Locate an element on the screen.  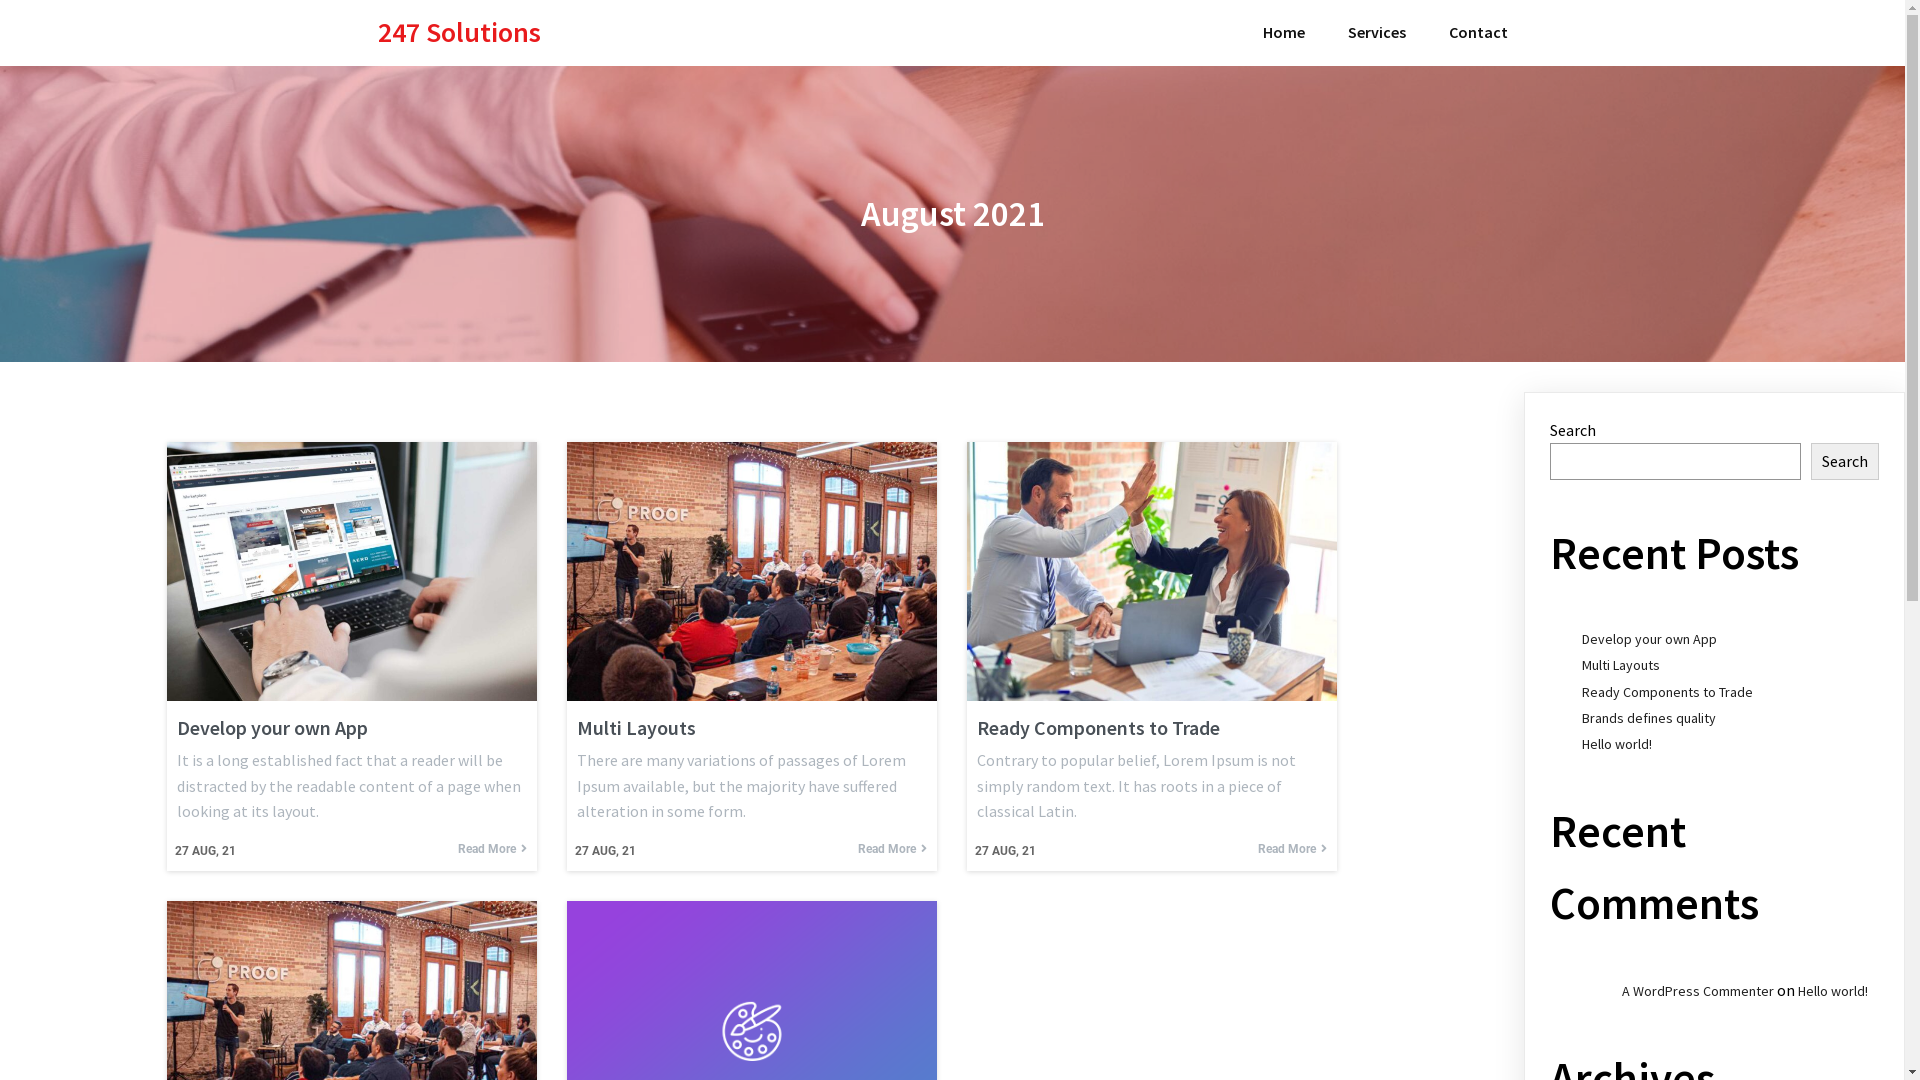
'Read More' is located at coordinates (891, 848).